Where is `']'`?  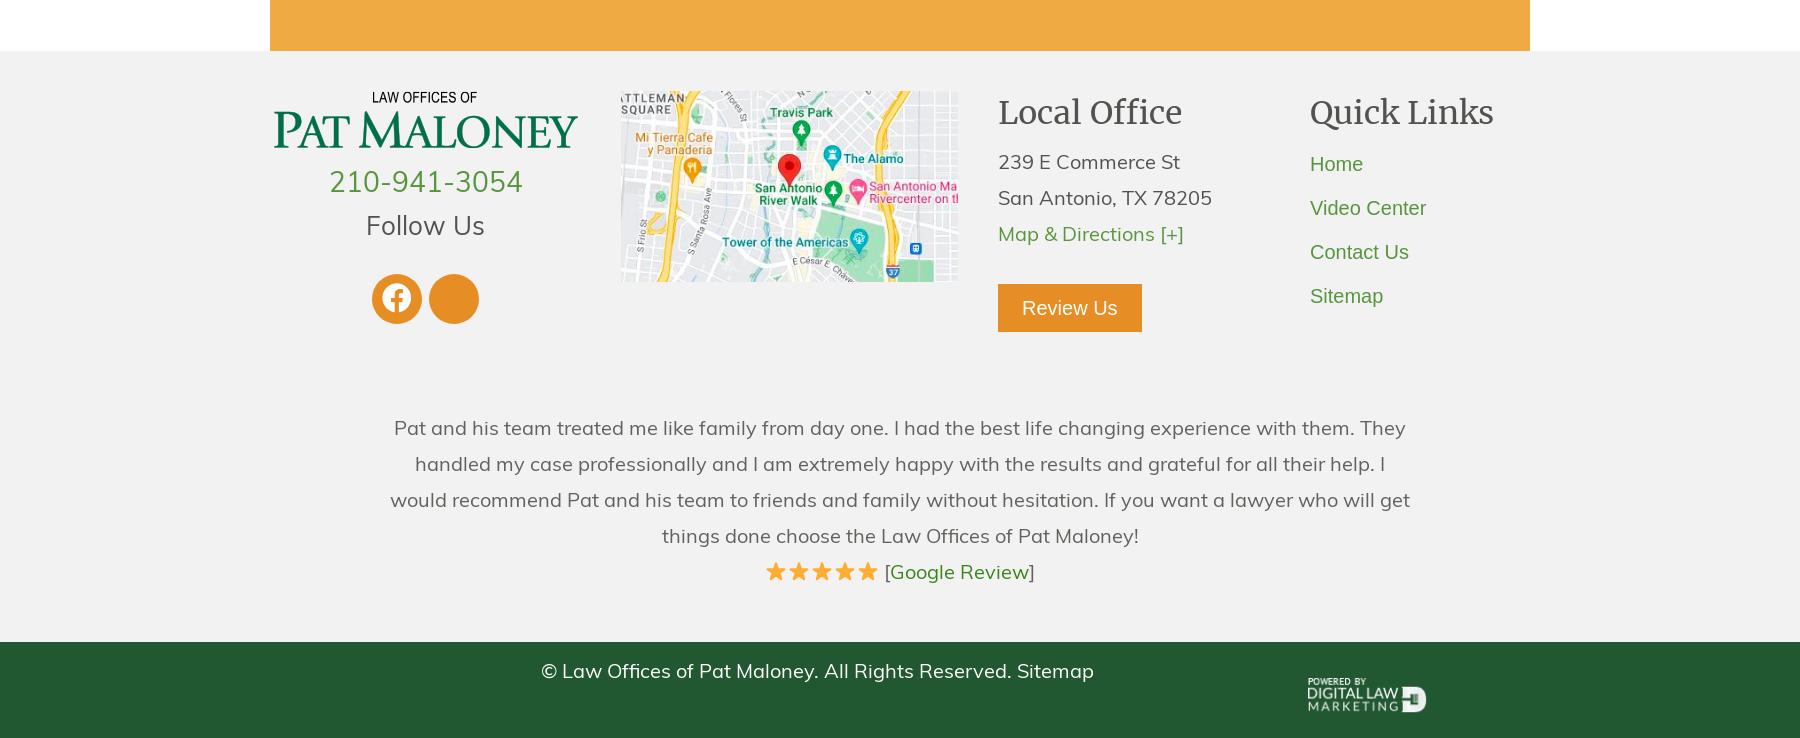
']' is located at coordinates (1027, 574).